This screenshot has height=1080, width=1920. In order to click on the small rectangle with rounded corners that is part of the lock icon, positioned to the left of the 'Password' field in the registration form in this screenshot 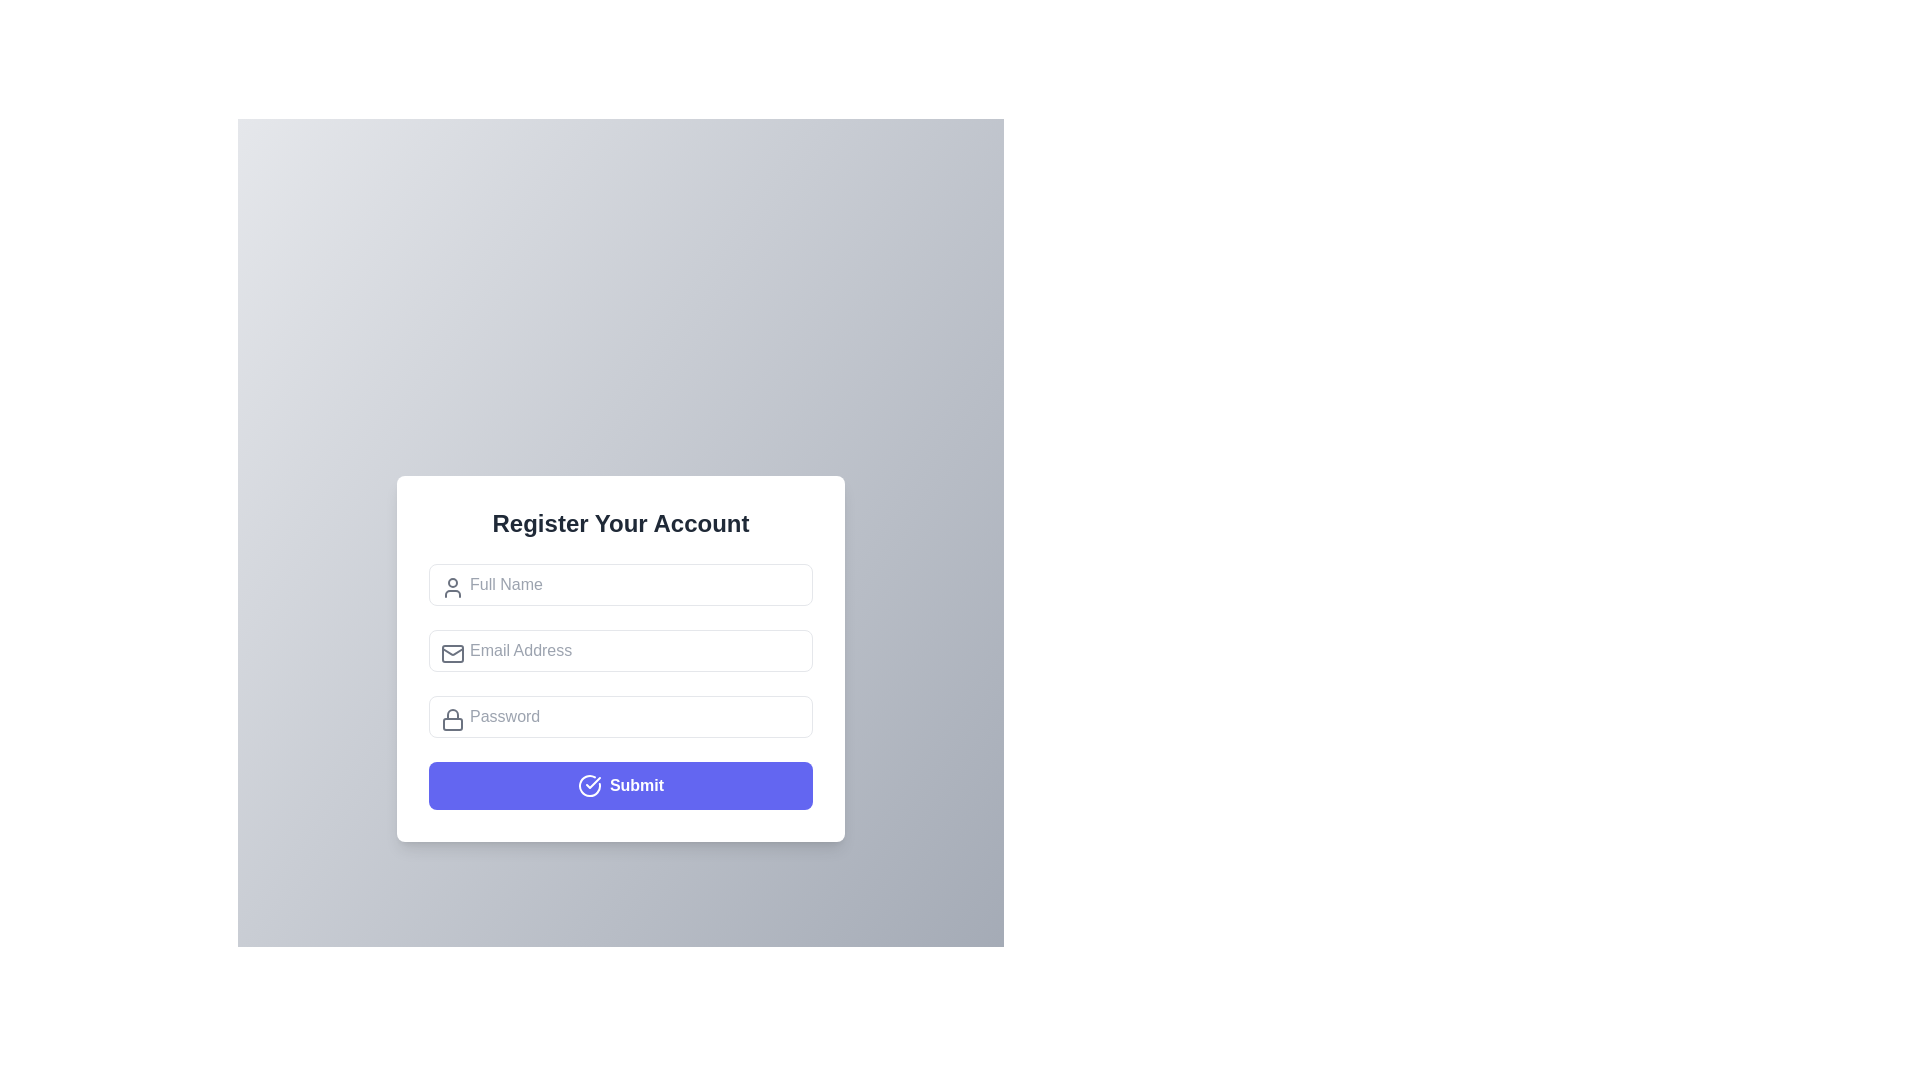, I will do `click(451, 724)`.